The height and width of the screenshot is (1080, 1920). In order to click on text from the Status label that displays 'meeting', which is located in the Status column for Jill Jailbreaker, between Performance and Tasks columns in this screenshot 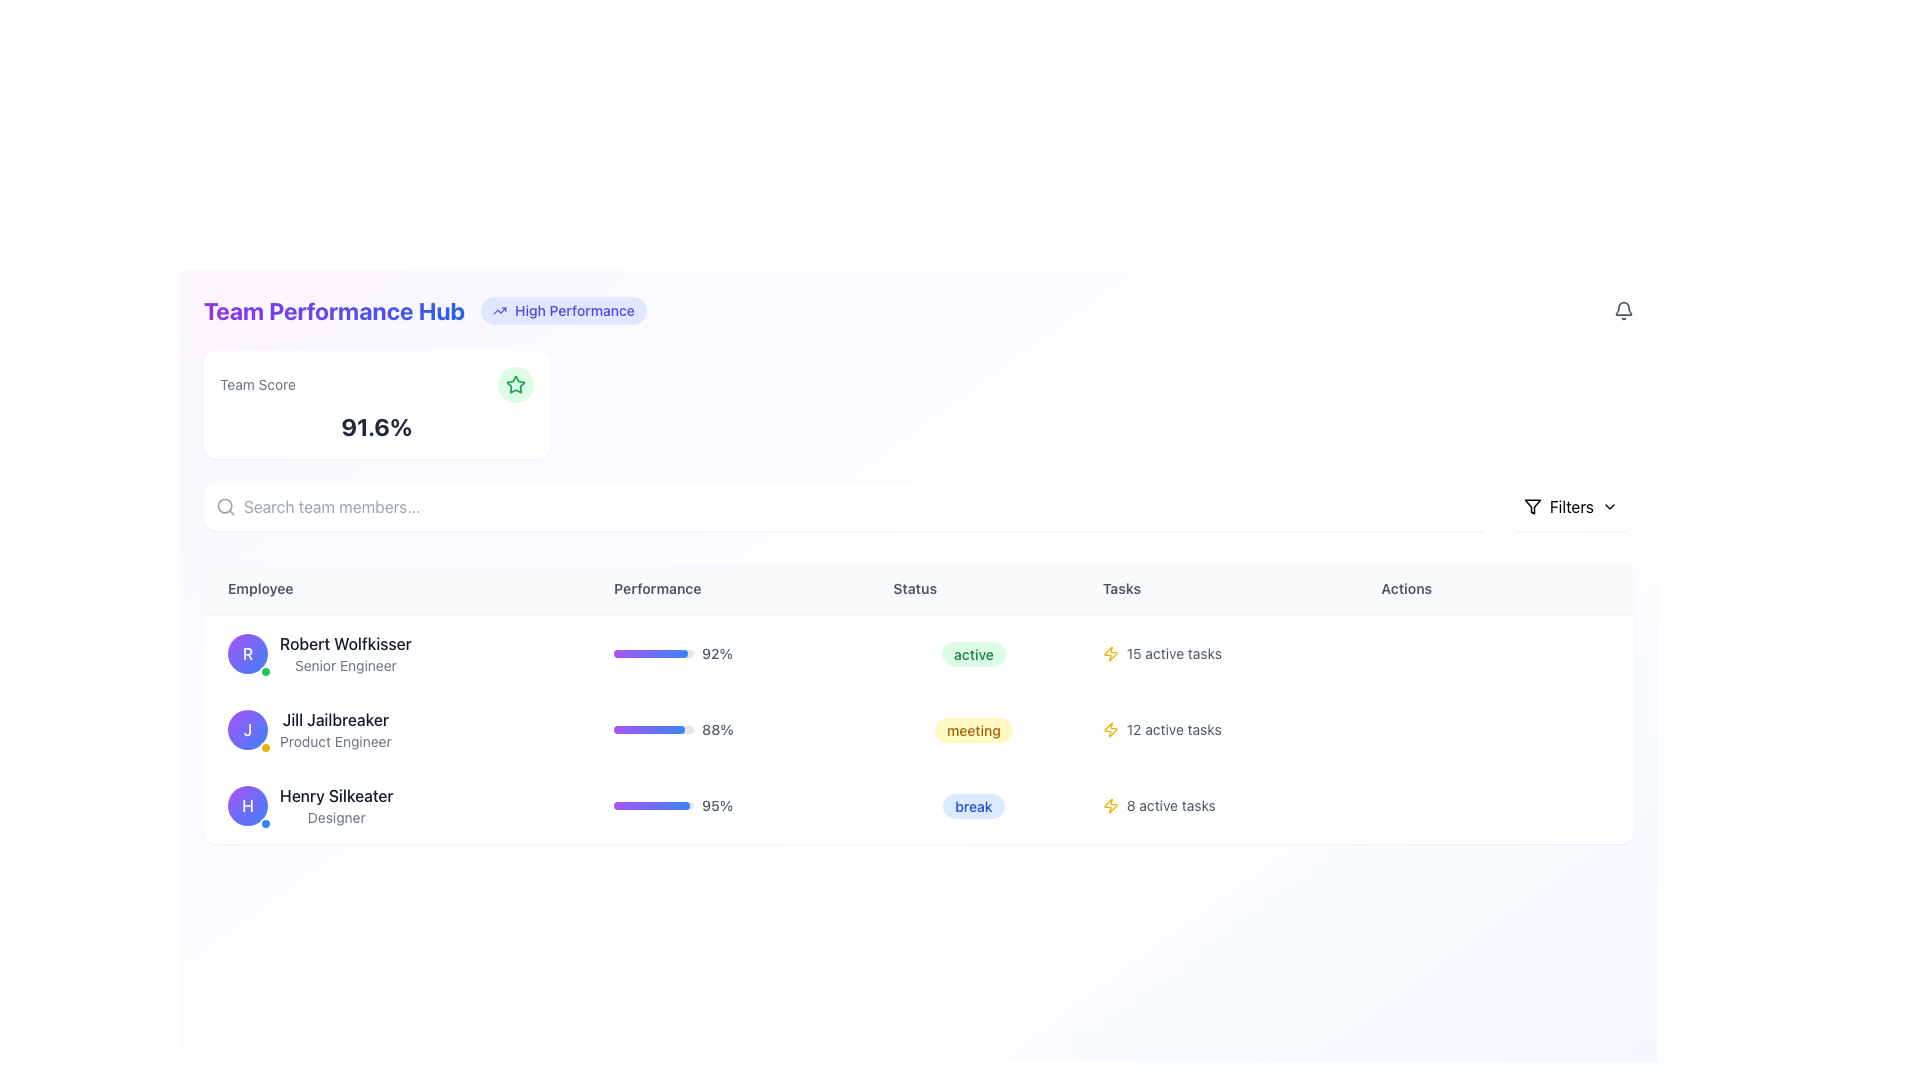, I will do `click(974, 729)`.